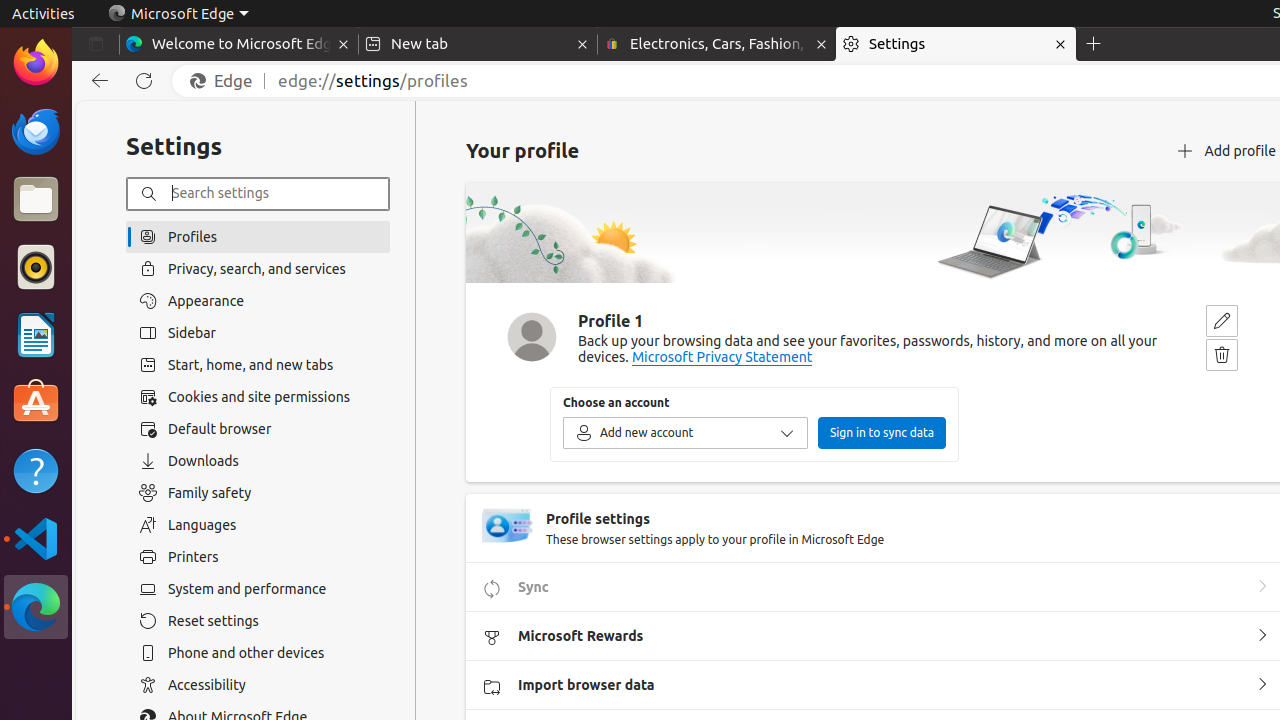 This screenshot has height=720, width=1280. Describe the element at coordinates (143, 80) in the screenshot. I see `'Refresh'` at that location.